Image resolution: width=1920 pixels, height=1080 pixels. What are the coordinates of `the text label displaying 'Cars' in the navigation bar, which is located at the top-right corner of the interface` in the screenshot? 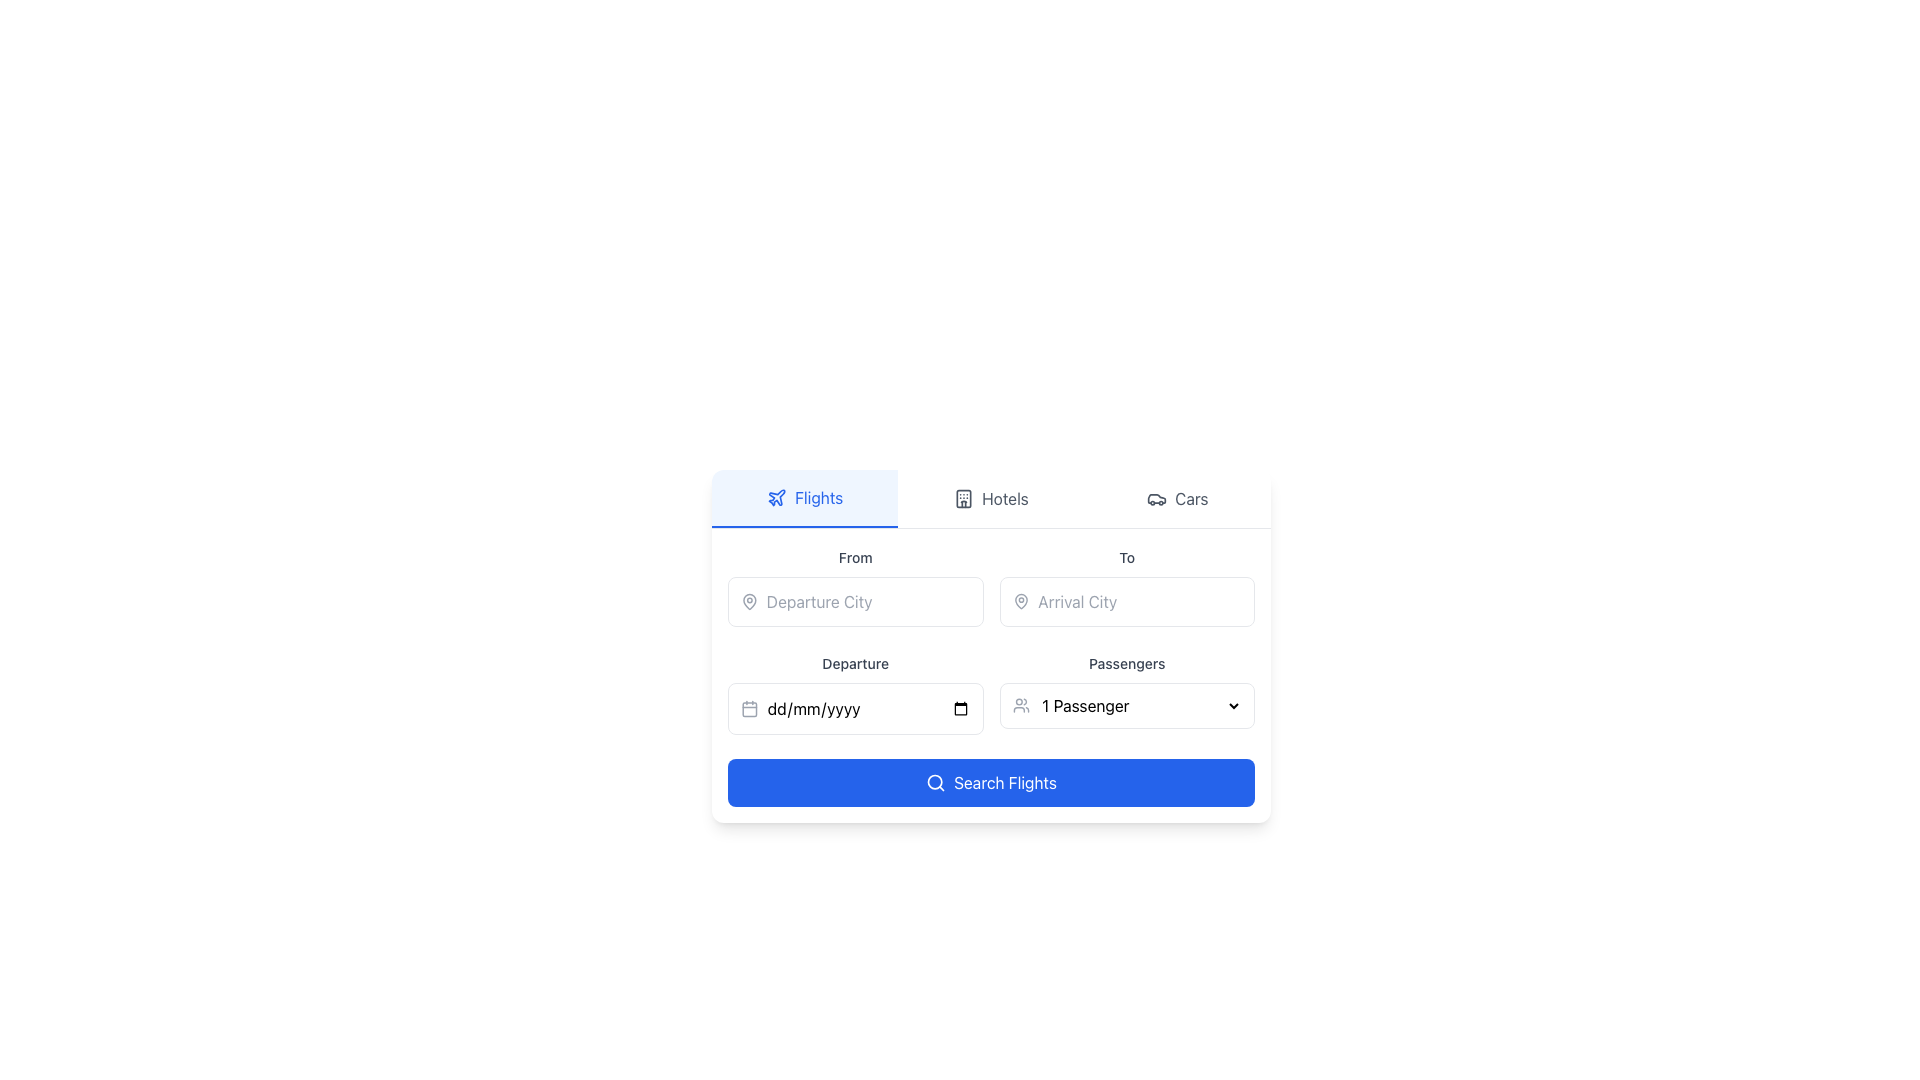 It's located at (1191, 497).